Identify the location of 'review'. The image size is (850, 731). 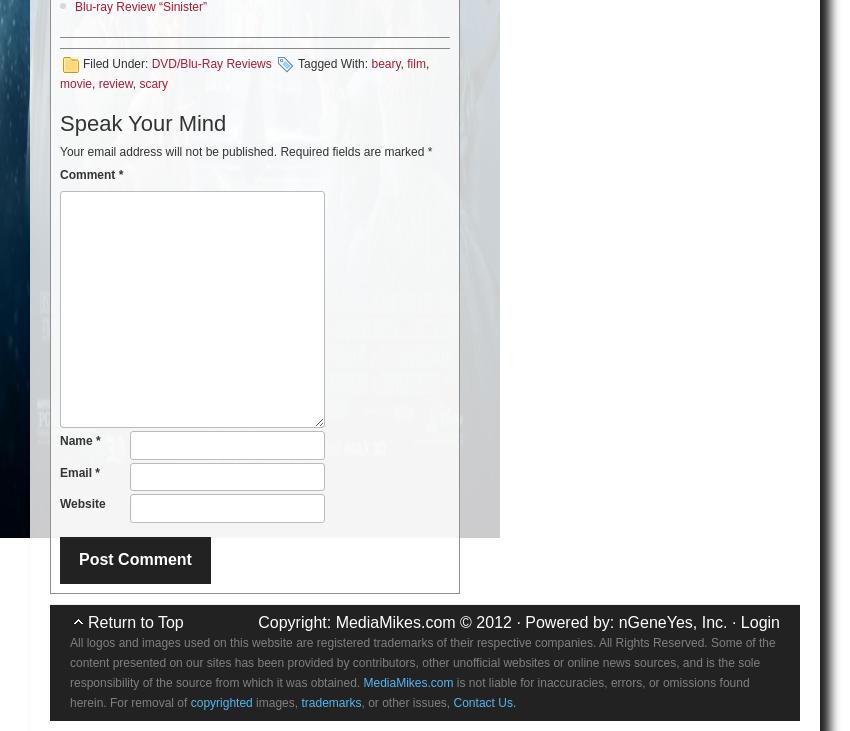
(114, 81).